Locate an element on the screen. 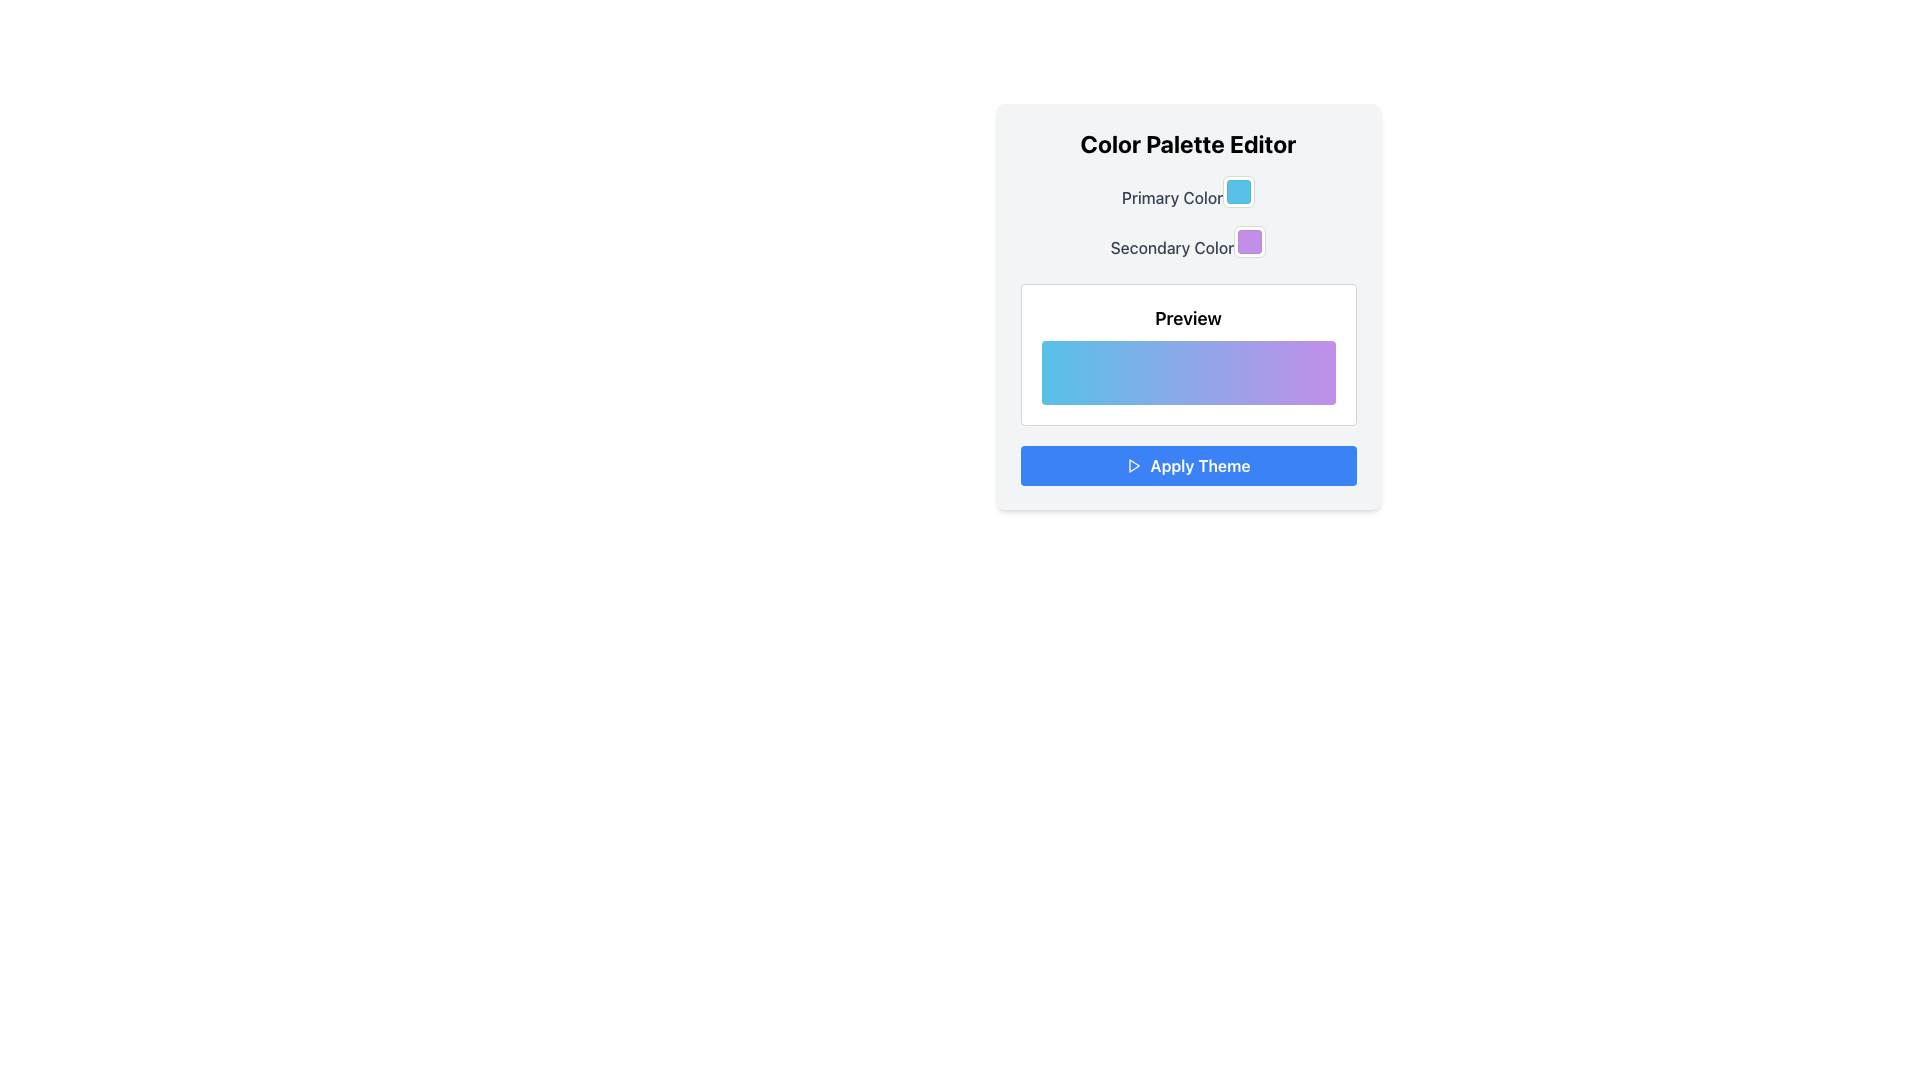  the static text header titled 'Color Palette Editor', which is a large, bold caption centered at the top of the card is located at coordinates (1188, 142).